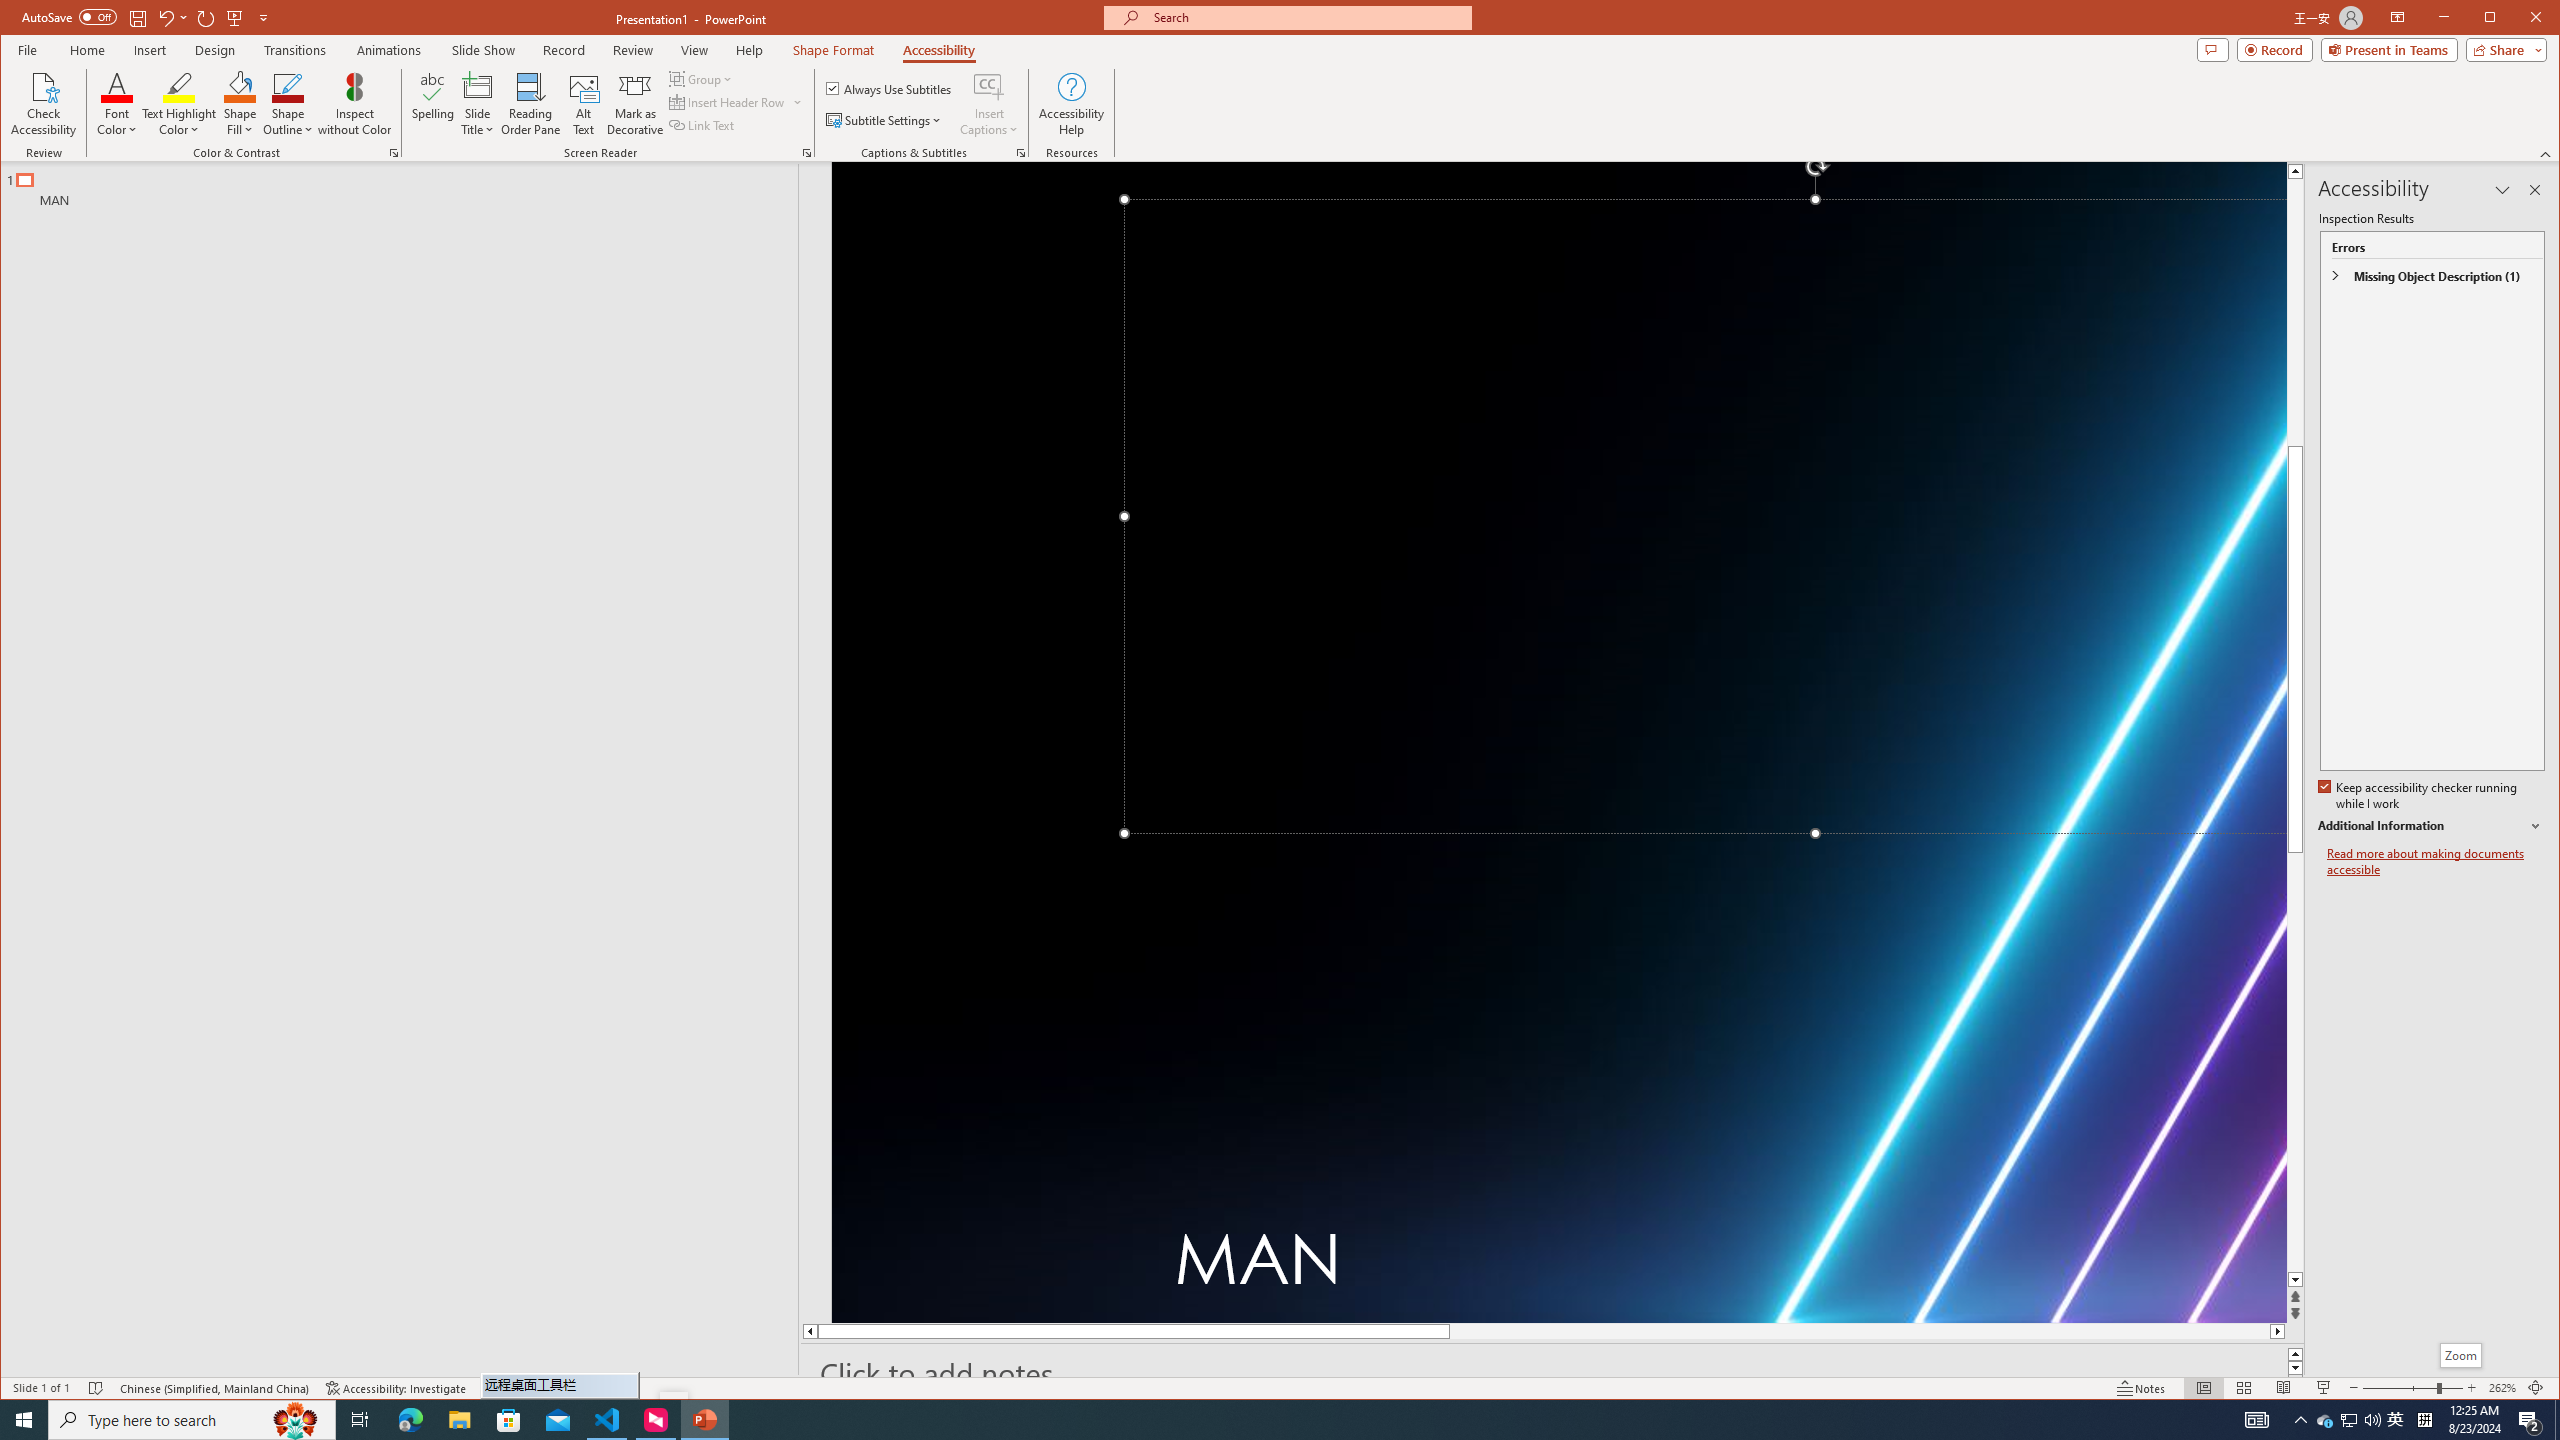 Image resolution: width=2560 pixels, height=1440 pixels. Describe the element at coordinates (2470, 1387) in the screenshot. I see `'Zoom In'` at that location.